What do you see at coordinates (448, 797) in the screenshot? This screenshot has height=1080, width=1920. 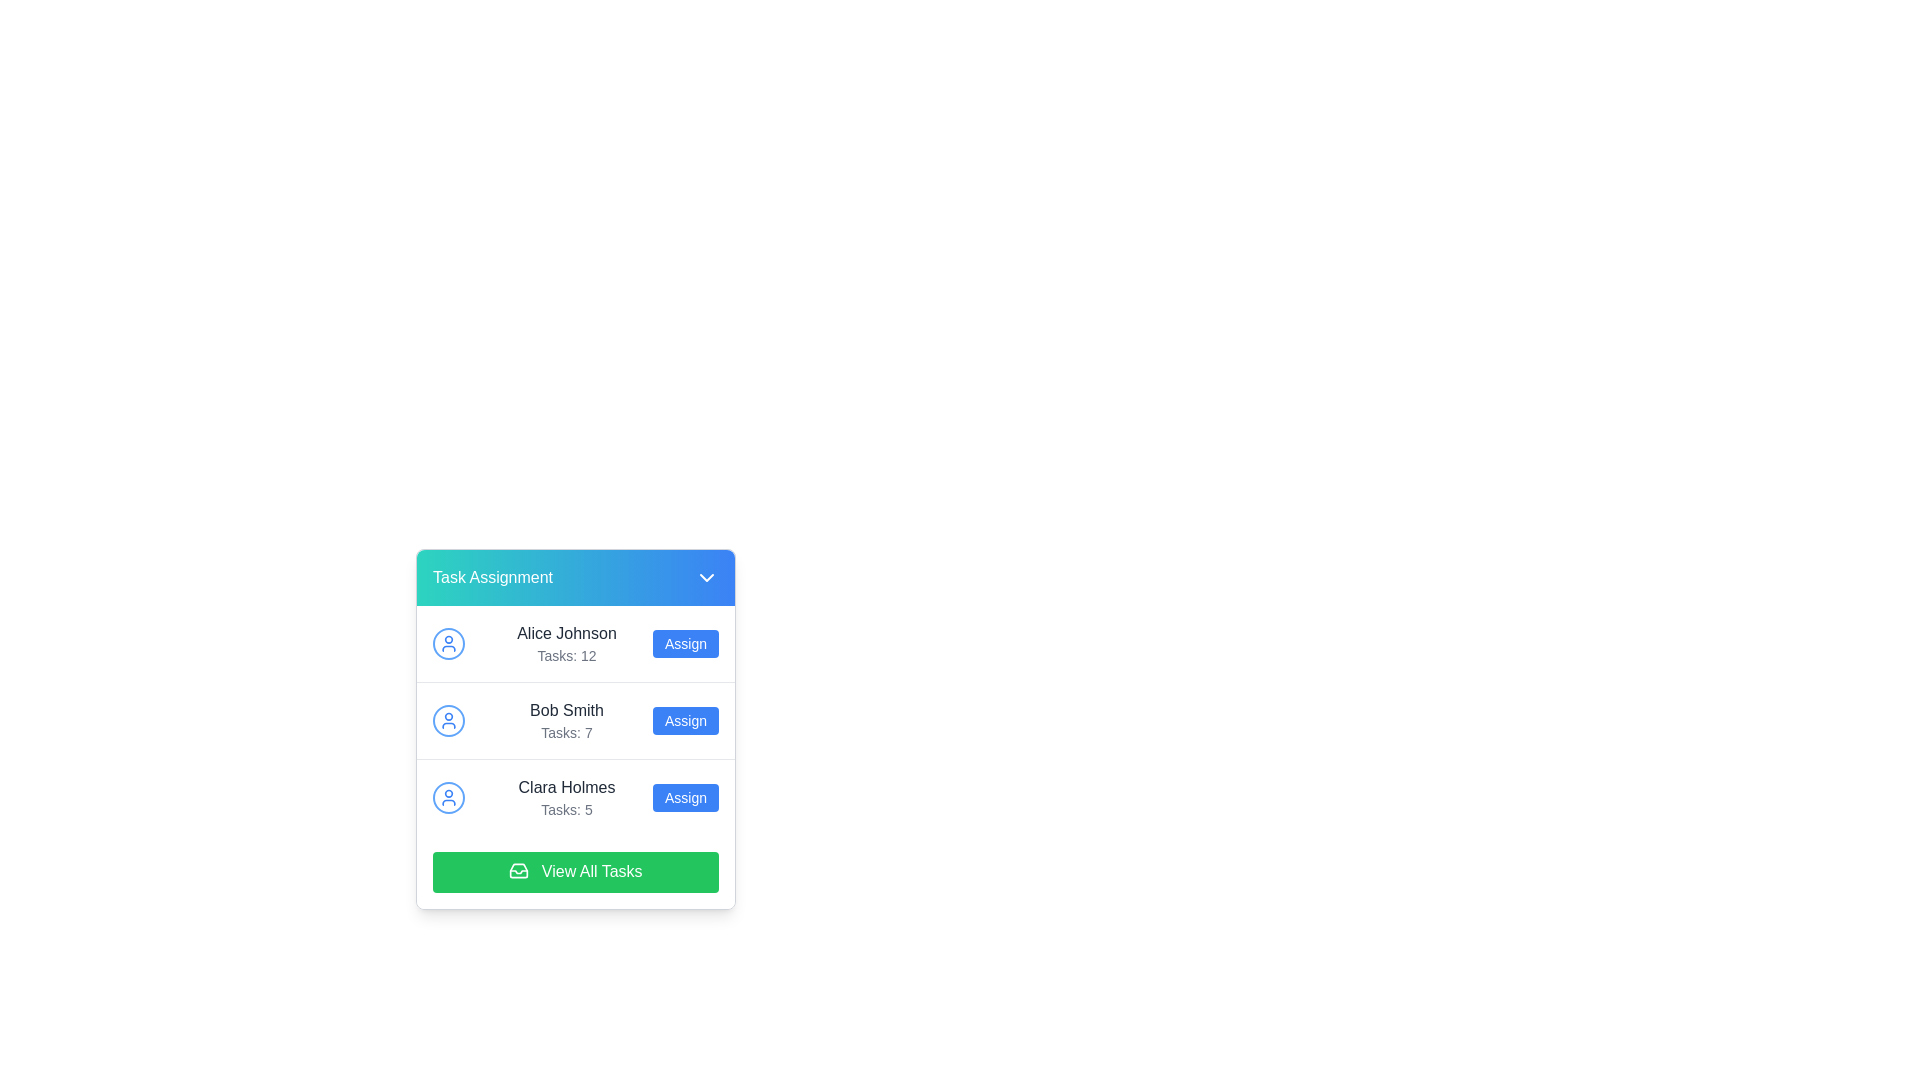 I see `the blue circular user icon with a white silhouette representing 'Clara Holmes' in the task assignment list, located in the third entry of the task list` at bounding box center [448, 797].